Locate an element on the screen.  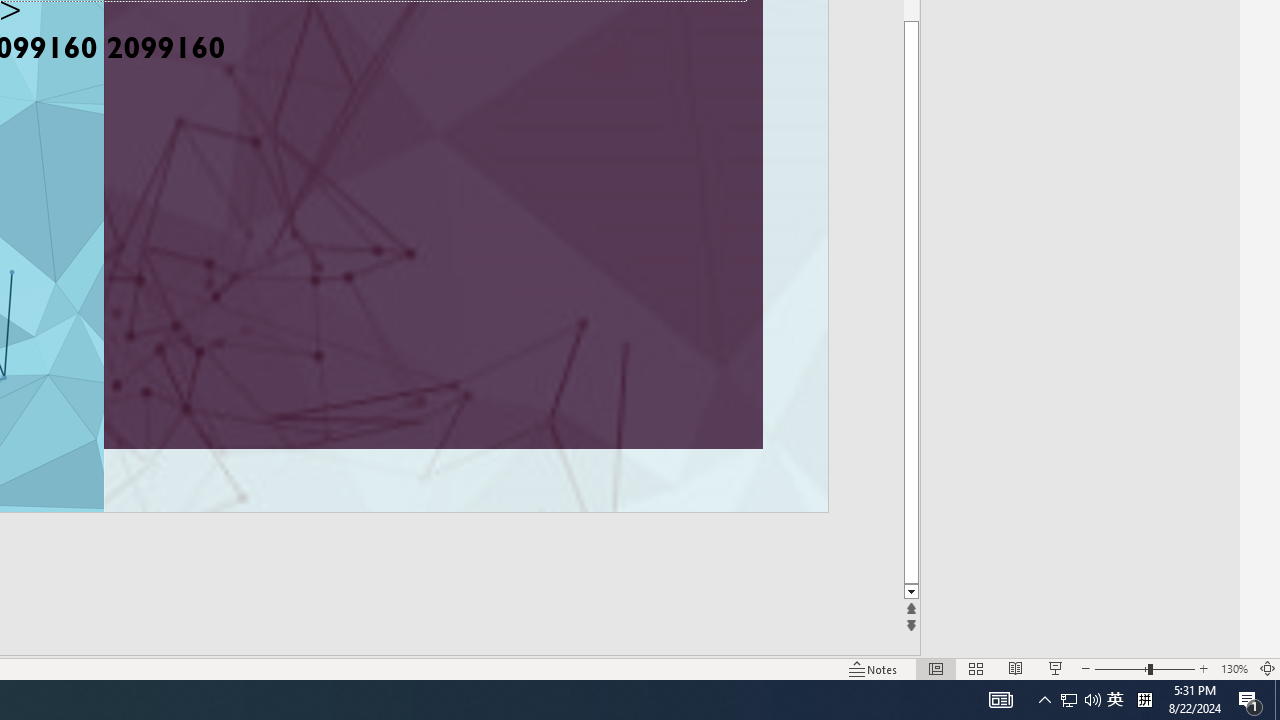
'Zoom' is located at coordinates (1144, 669).